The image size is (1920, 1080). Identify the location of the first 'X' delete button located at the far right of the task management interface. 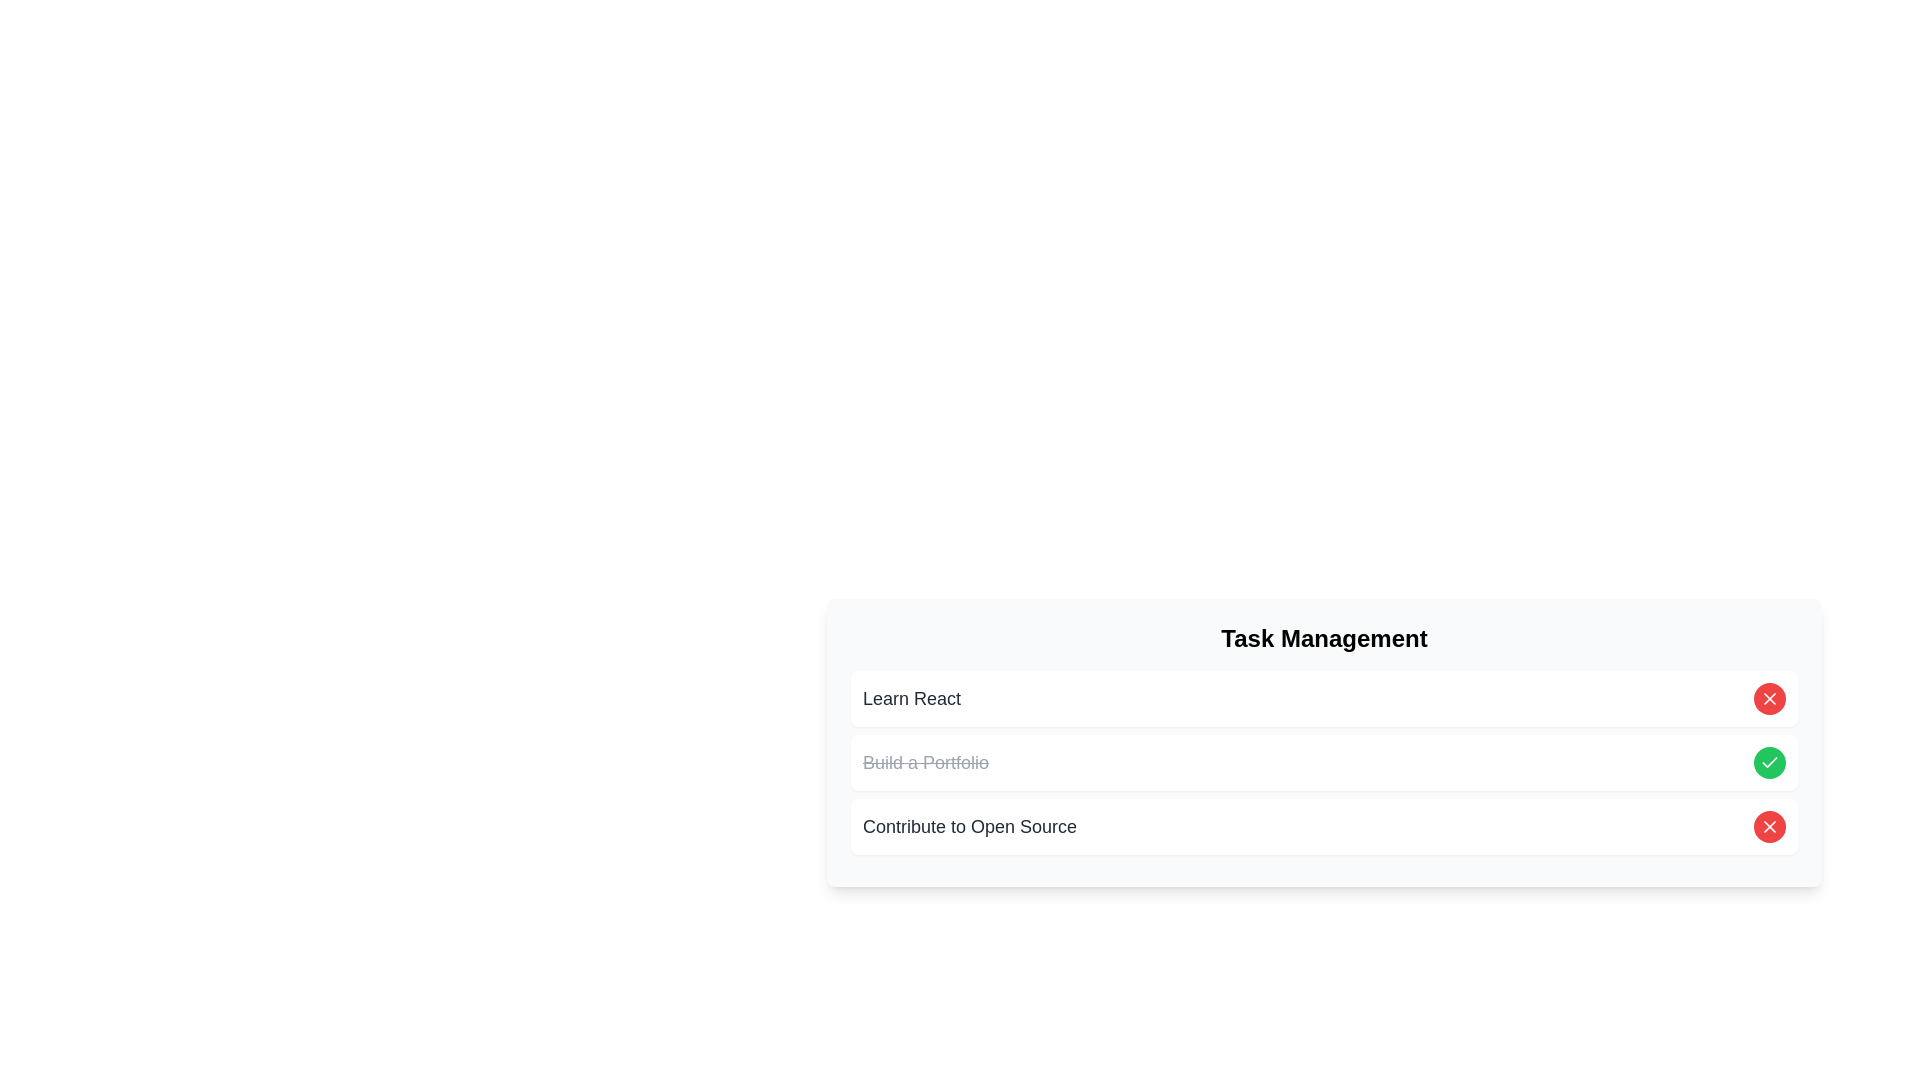
(1770, 697).